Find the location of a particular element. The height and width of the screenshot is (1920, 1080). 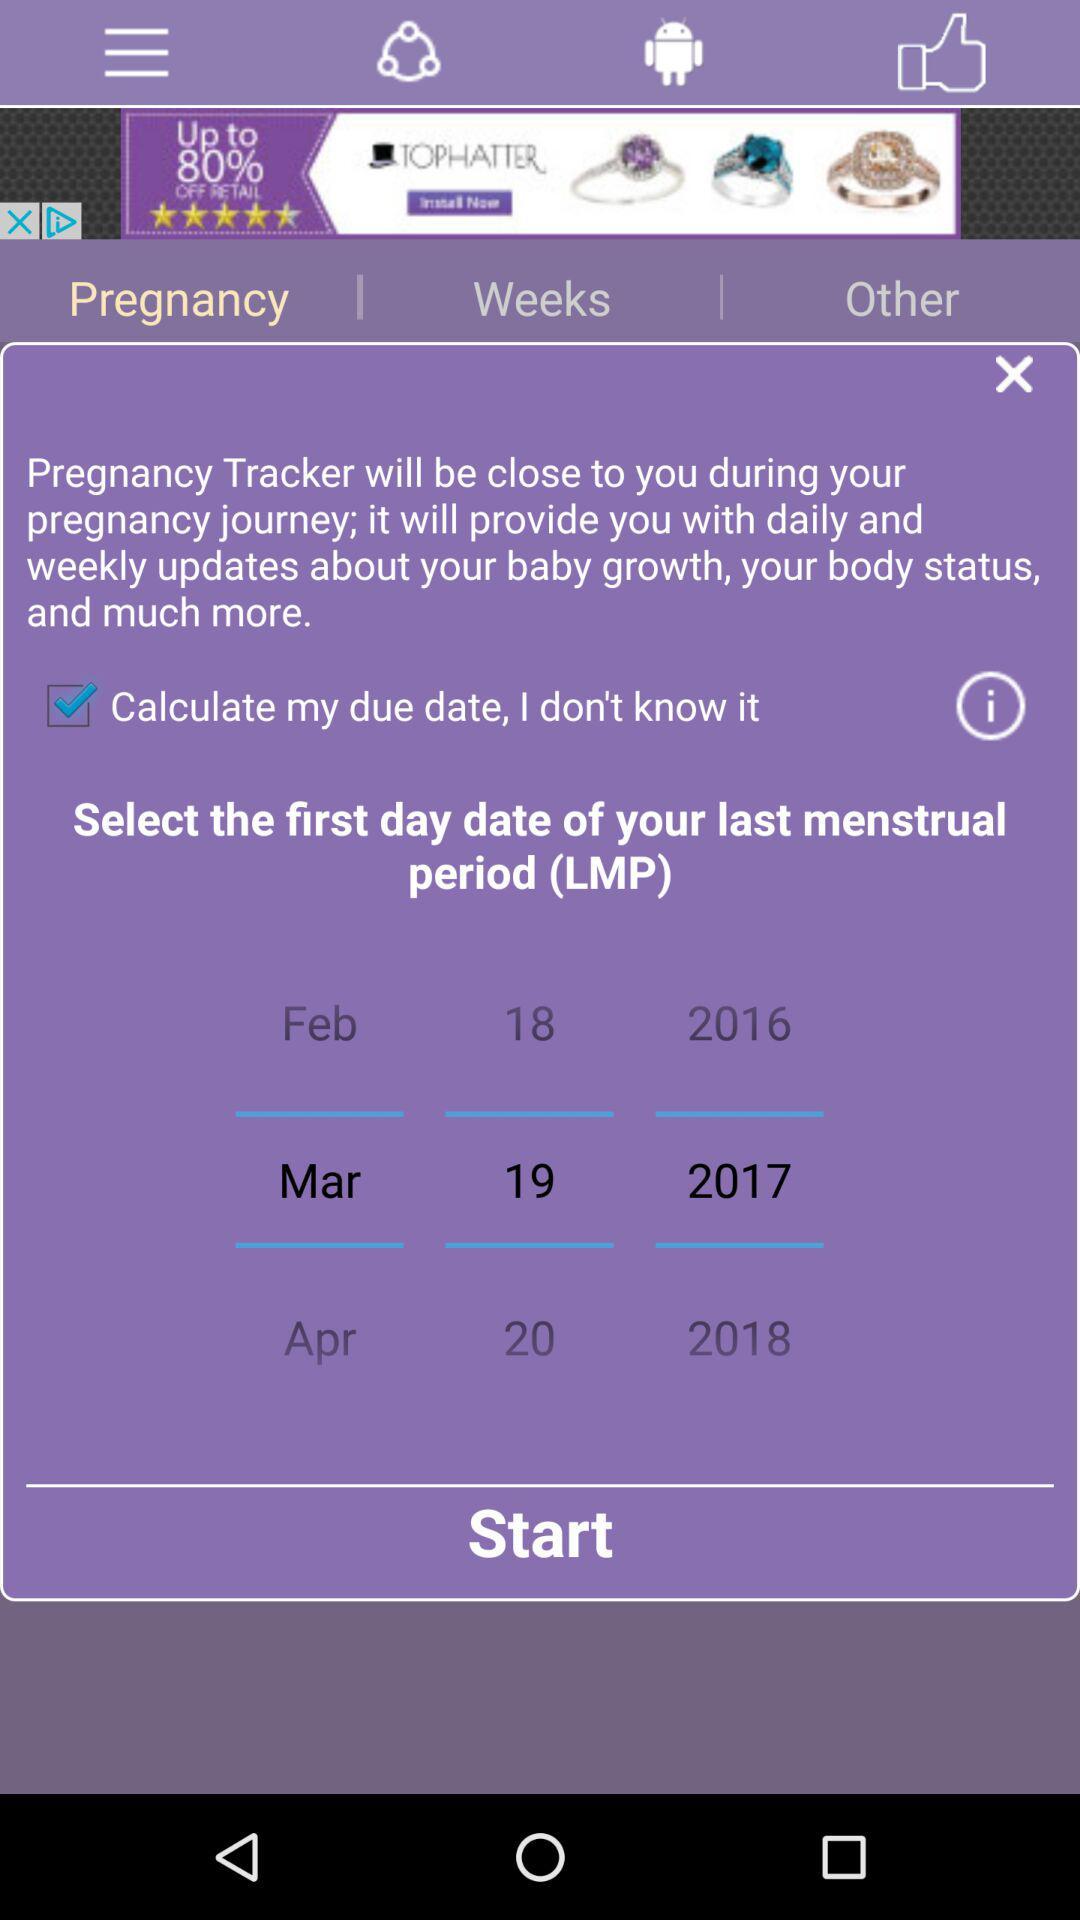

more information is located at coordinates (990, 705).